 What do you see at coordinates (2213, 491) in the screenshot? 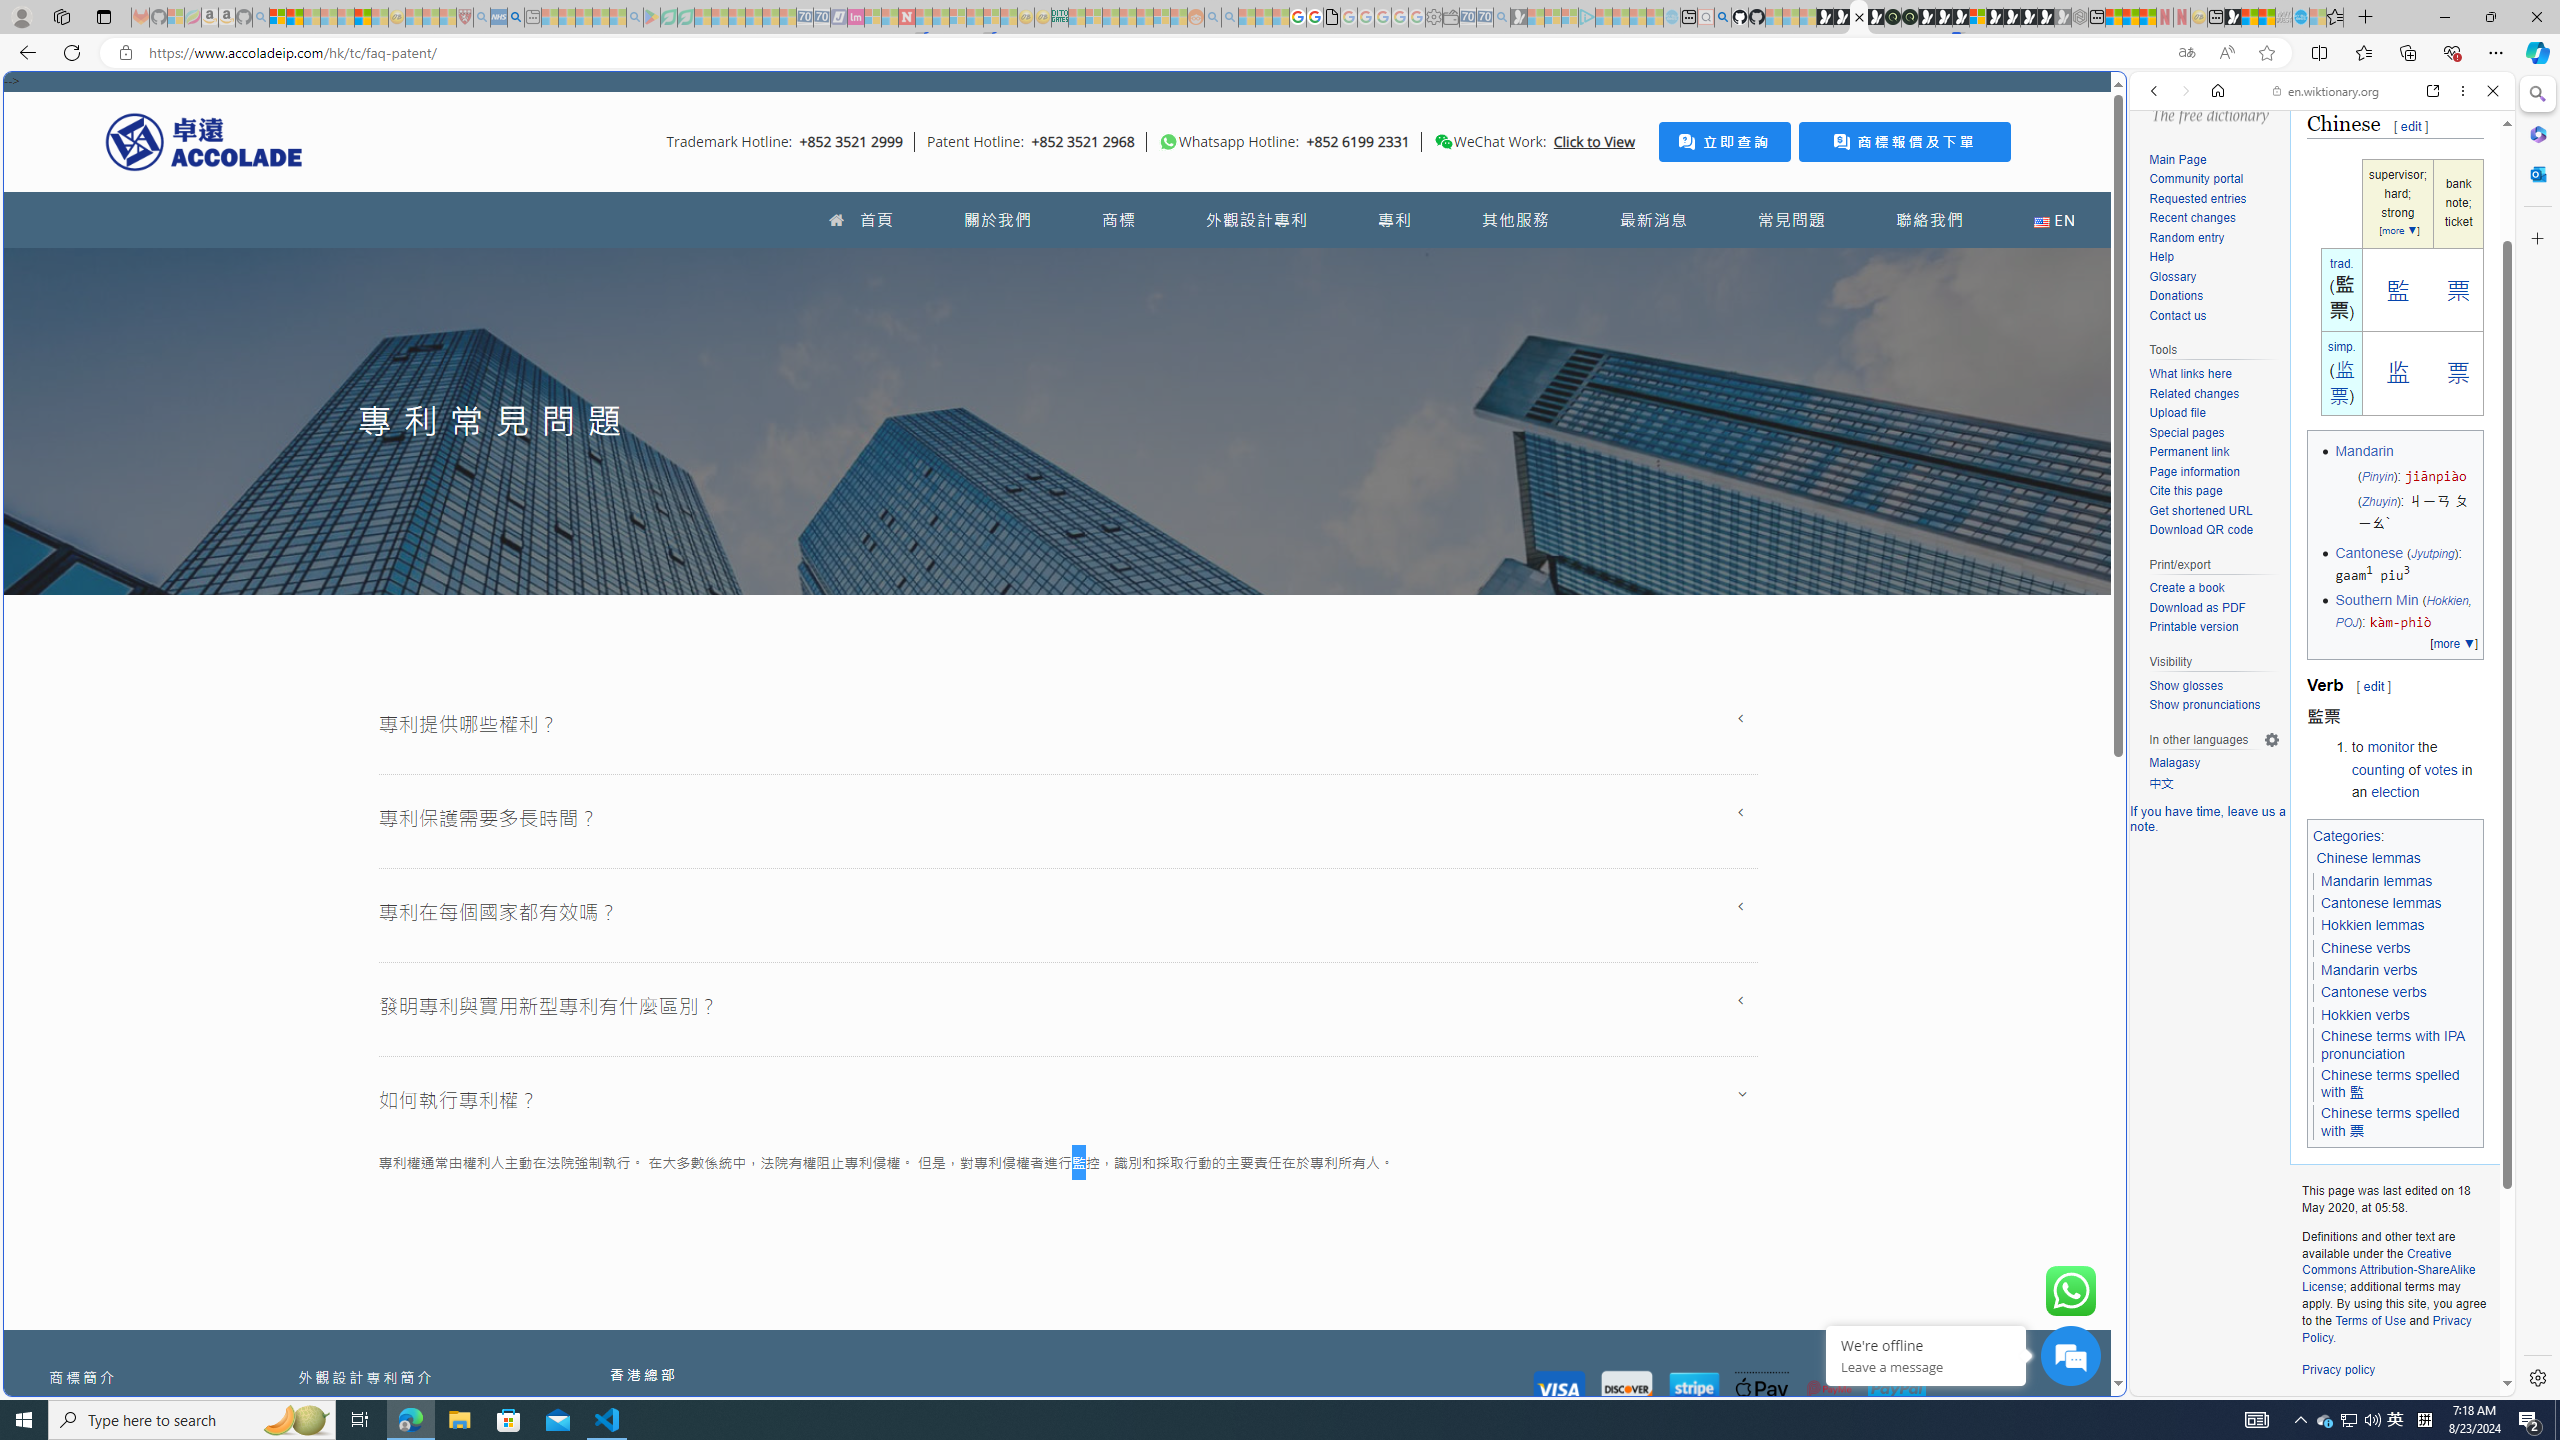
I see `'Cite this page'` at bounding box center [2213, 491].